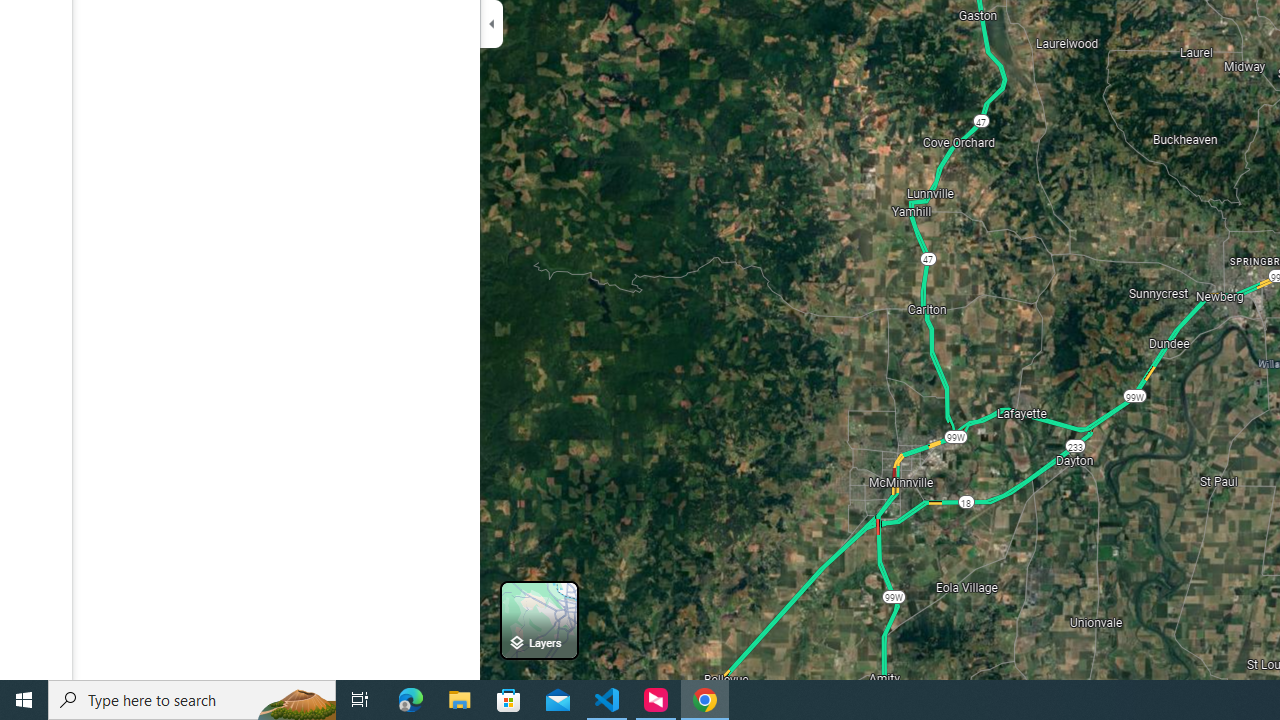 The height and width of the screenshot is (720, 1280). What do you see at coordinates (539, 619) in the screenshot?
I see `'Layers'` at bounding box center [539, 619].